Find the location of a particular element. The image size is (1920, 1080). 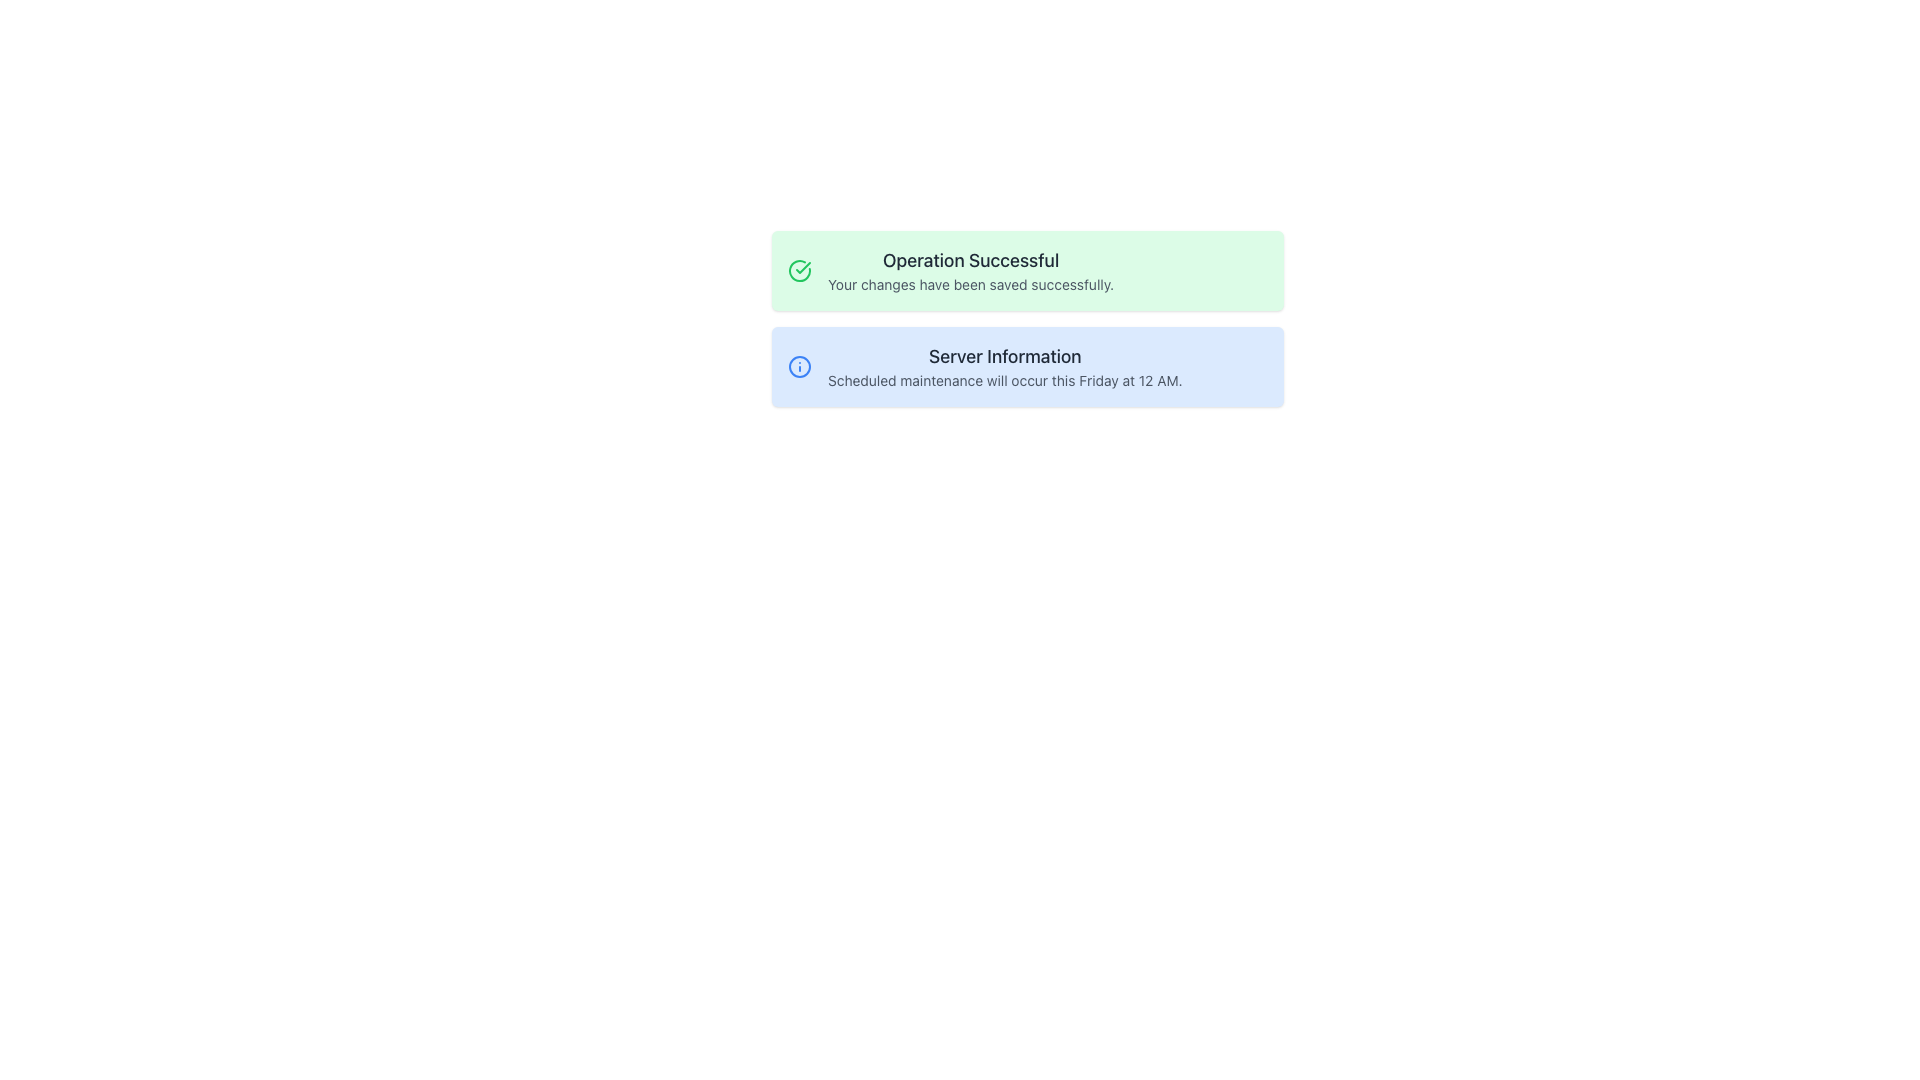

the success notification title text label located at the top section of a light green notification box to potentially reveal tooltips is located at coordinates (971, 260).